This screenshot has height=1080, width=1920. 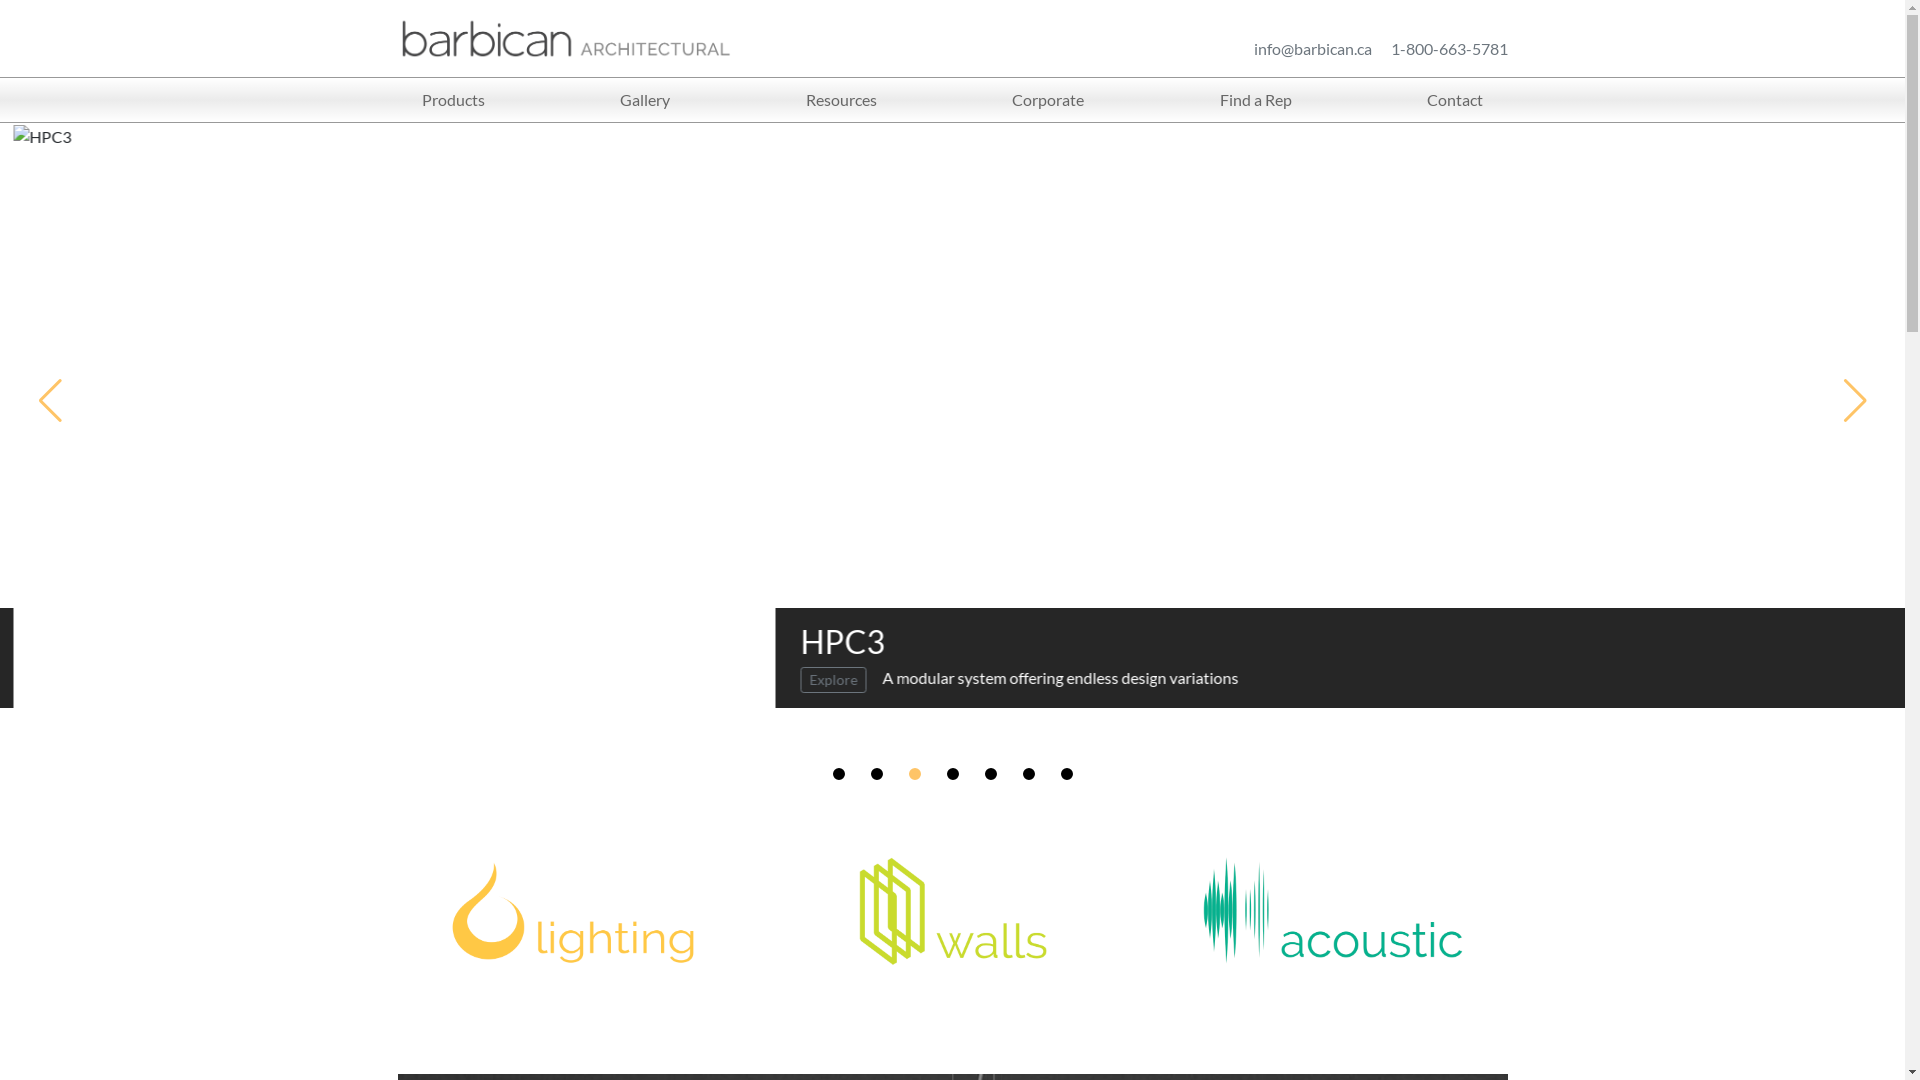 I want to click on 'Resources', so click(x=841, y=100).